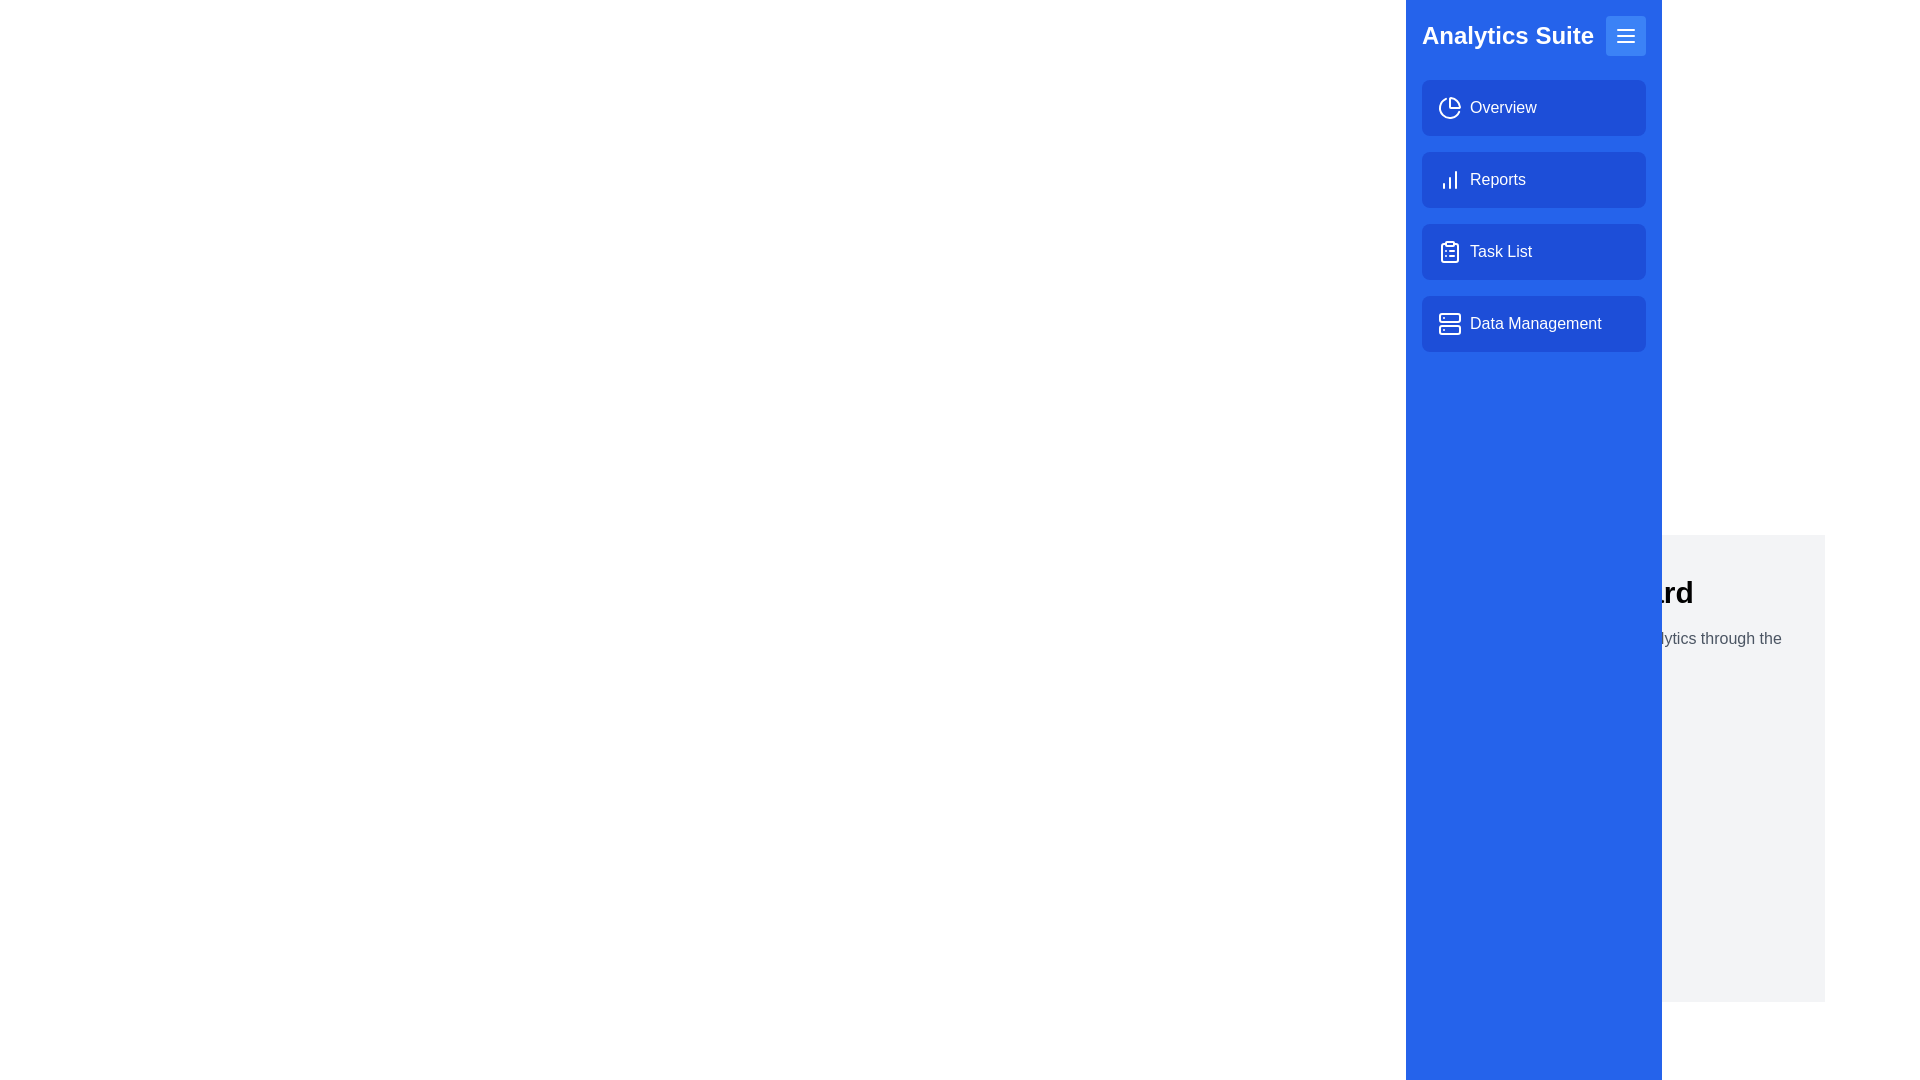 This screenshot has height=1080, width=1920. Describe the element at coordinates (1533, 35) in the screenshot. I see `the text element Analytics Suite for interaction` at that location.